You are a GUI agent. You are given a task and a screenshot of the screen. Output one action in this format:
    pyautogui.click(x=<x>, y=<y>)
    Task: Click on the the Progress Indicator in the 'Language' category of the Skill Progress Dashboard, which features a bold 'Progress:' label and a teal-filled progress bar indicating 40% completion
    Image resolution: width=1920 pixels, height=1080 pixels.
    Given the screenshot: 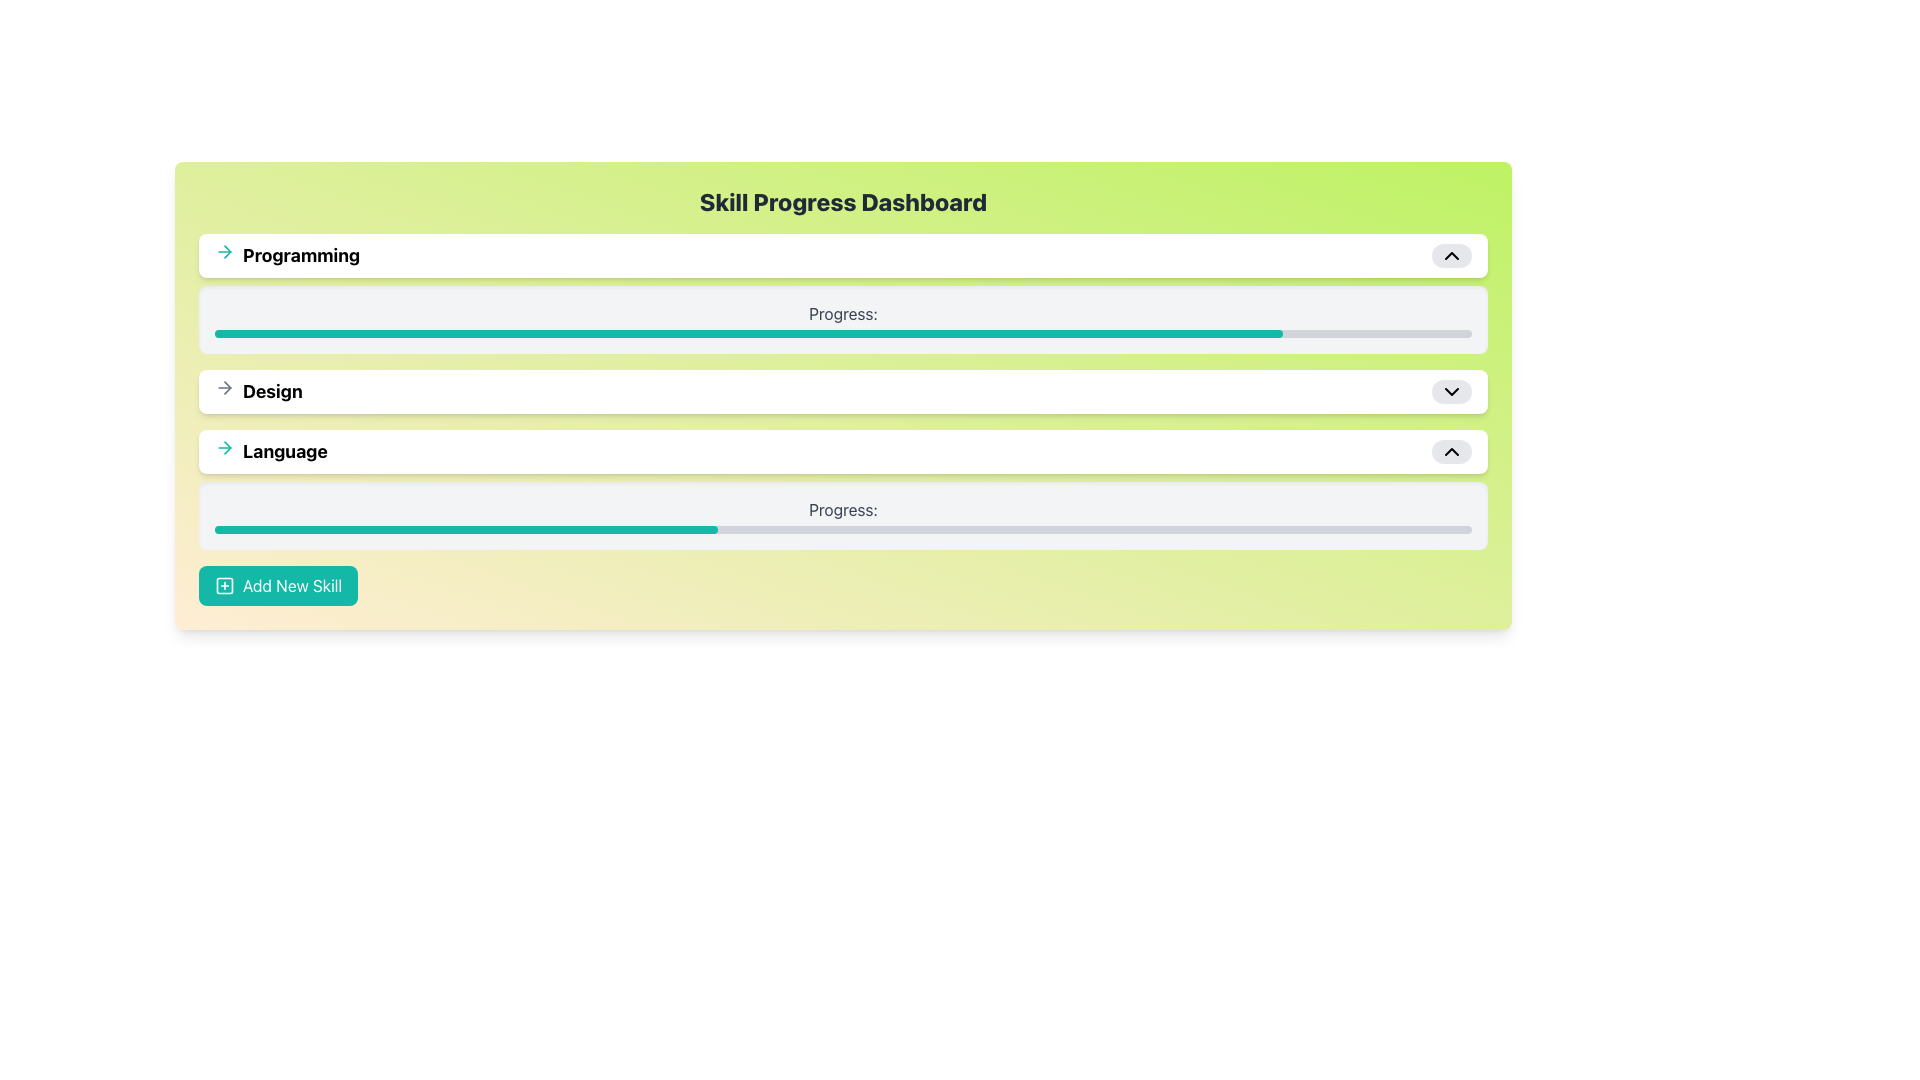 What is the action you would take?
    pyautogui.click(x=843, y=515)
    